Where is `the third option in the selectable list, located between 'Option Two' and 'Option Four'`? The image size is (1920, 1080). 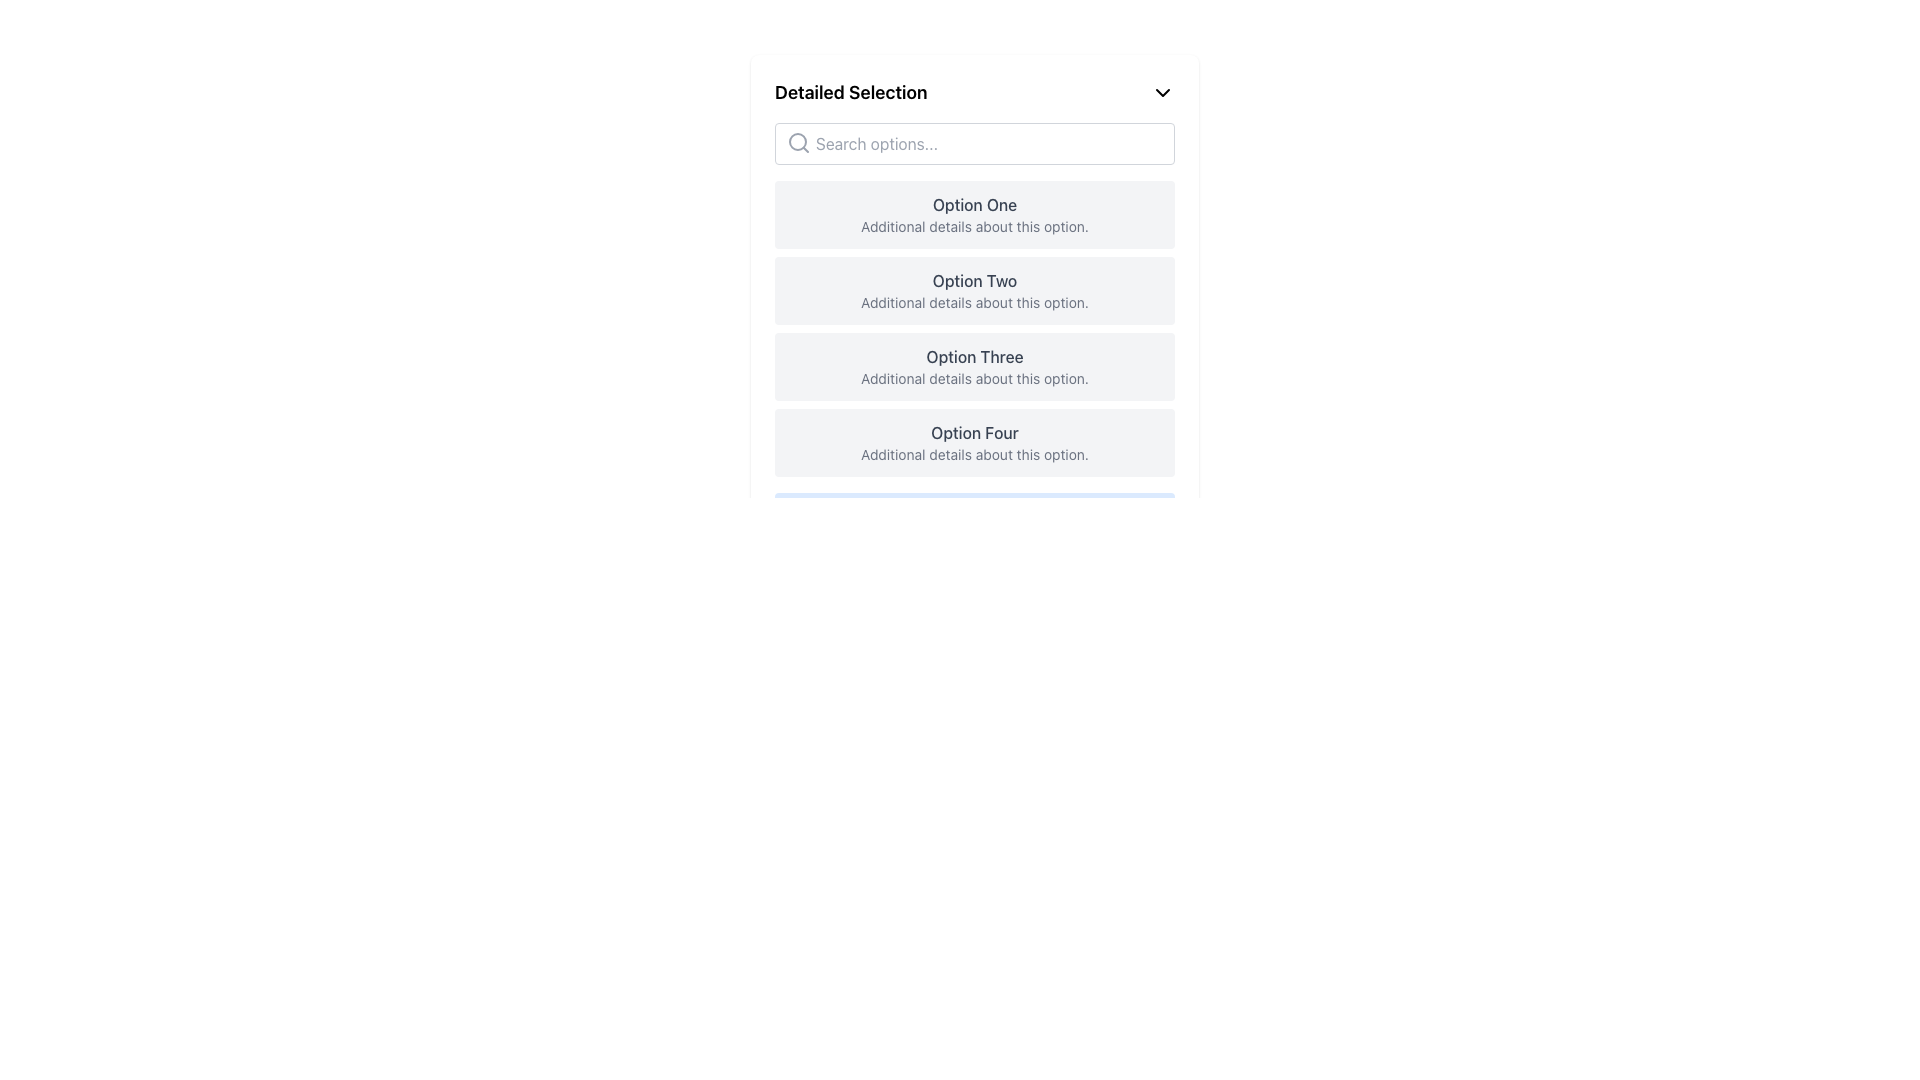
the third option in the selectable list, located between 'Option Two' and 'Option Four' is located at coordinates (974, 366).